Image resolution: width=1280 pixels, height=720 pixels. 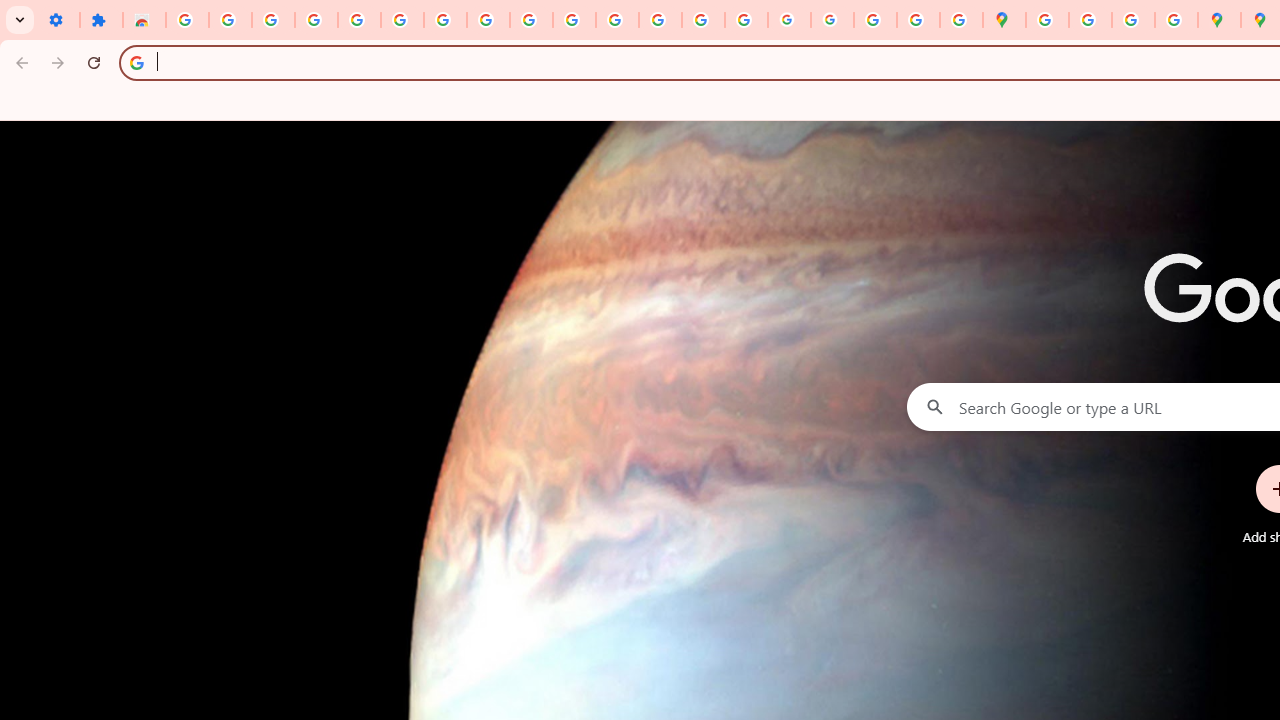 What do you see at coordinates (143, 20) in the screenshot?
I see `'Reviews: Helix Fruit Jump Arcade Game'` at bounding box center [143, 20].